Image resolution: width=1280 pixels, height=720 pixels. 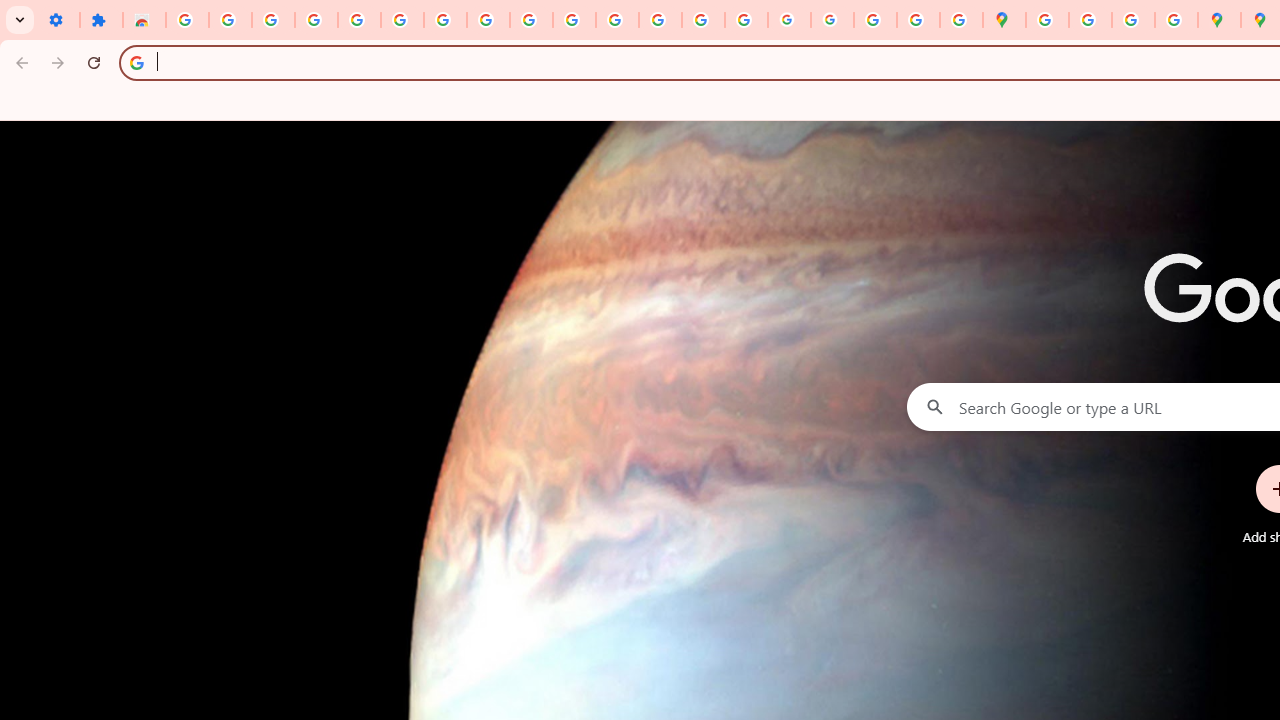 What do you see at coordinates (143, 20) in the screenshot?
I see `'Reviews: Helix Fruit Jump Arcade Game'` at bounding box center [143, 20].